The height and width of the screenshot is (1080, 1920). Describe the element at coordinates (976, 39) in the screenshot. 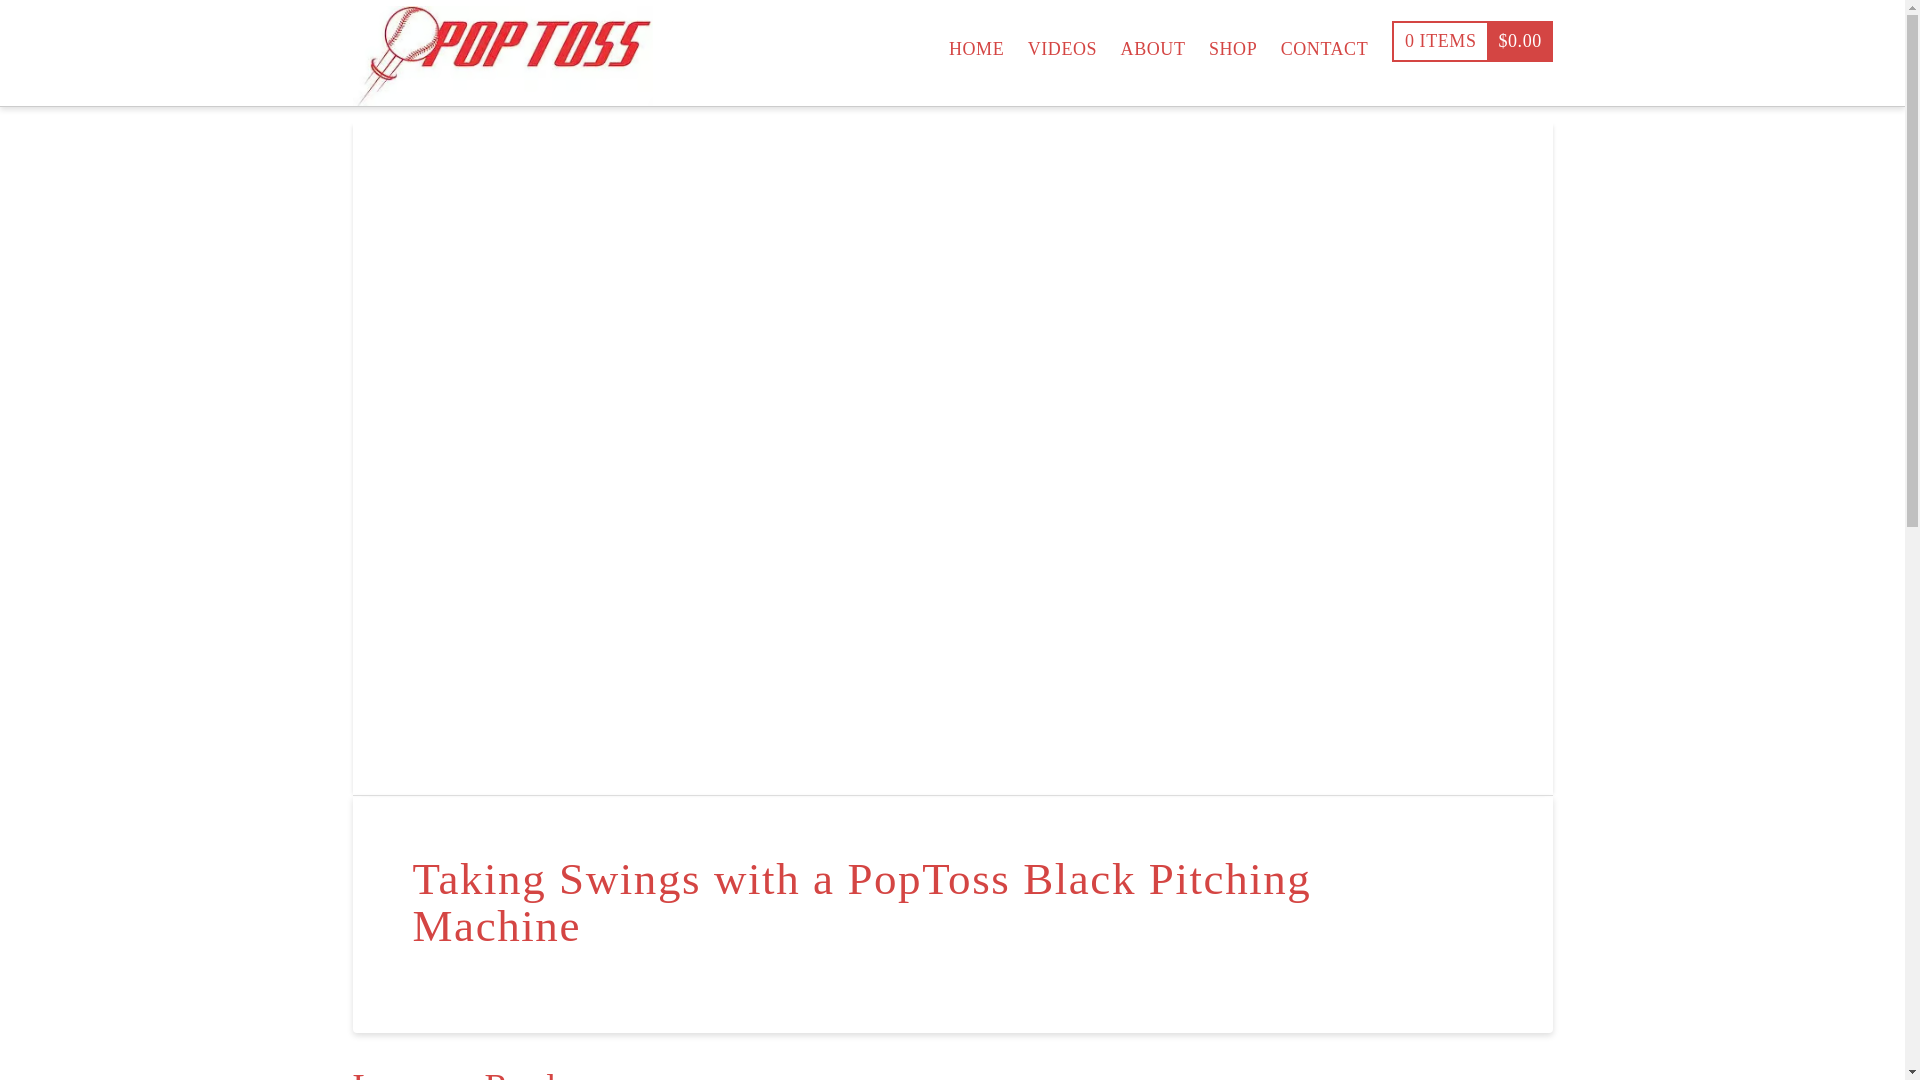

I see `'HOME'` at that location.